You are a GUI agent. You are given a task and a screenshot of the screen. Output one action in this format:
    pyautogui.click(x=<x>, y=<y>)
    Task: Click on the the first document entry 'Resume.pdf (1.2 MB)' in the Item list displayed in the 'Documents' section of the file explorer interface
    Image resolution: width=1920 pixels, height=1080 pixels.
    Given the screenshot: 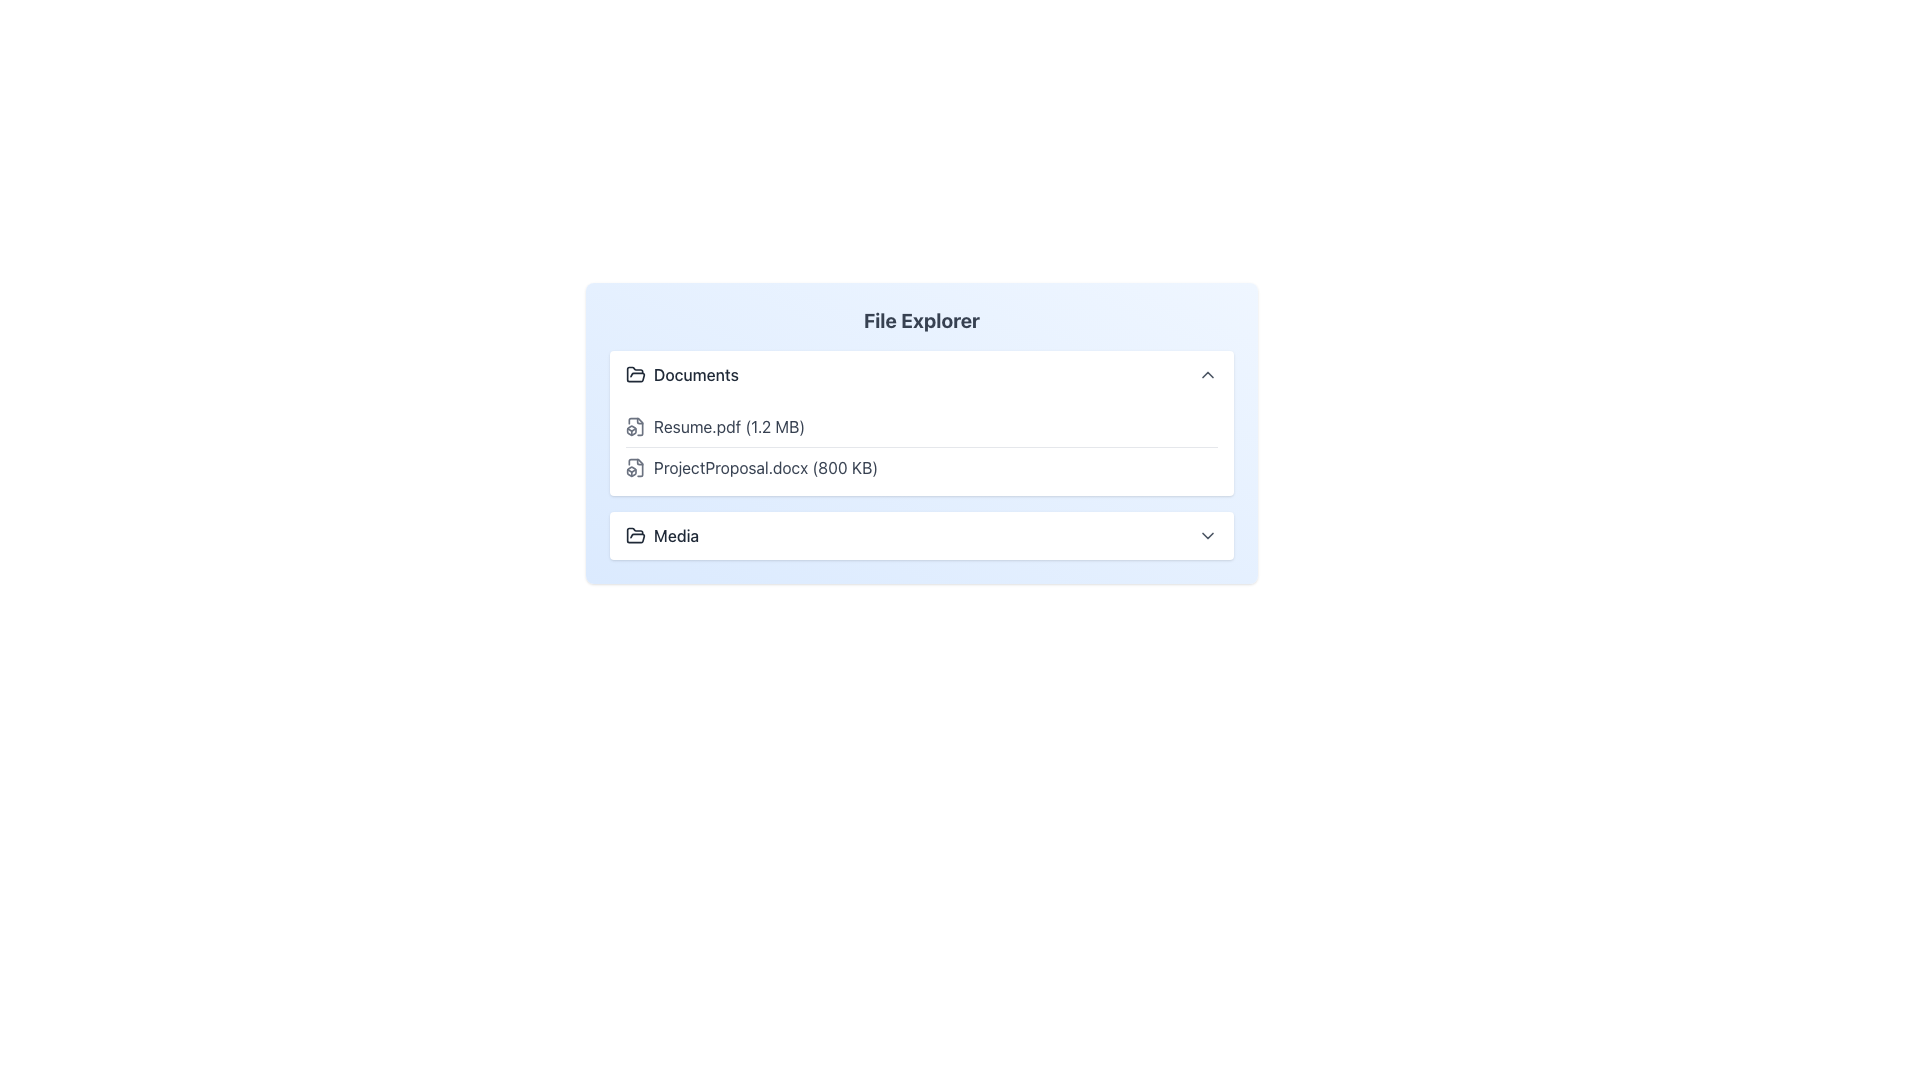 What is the action you would take?
    pyautogui.click(x=920, y=446)
    